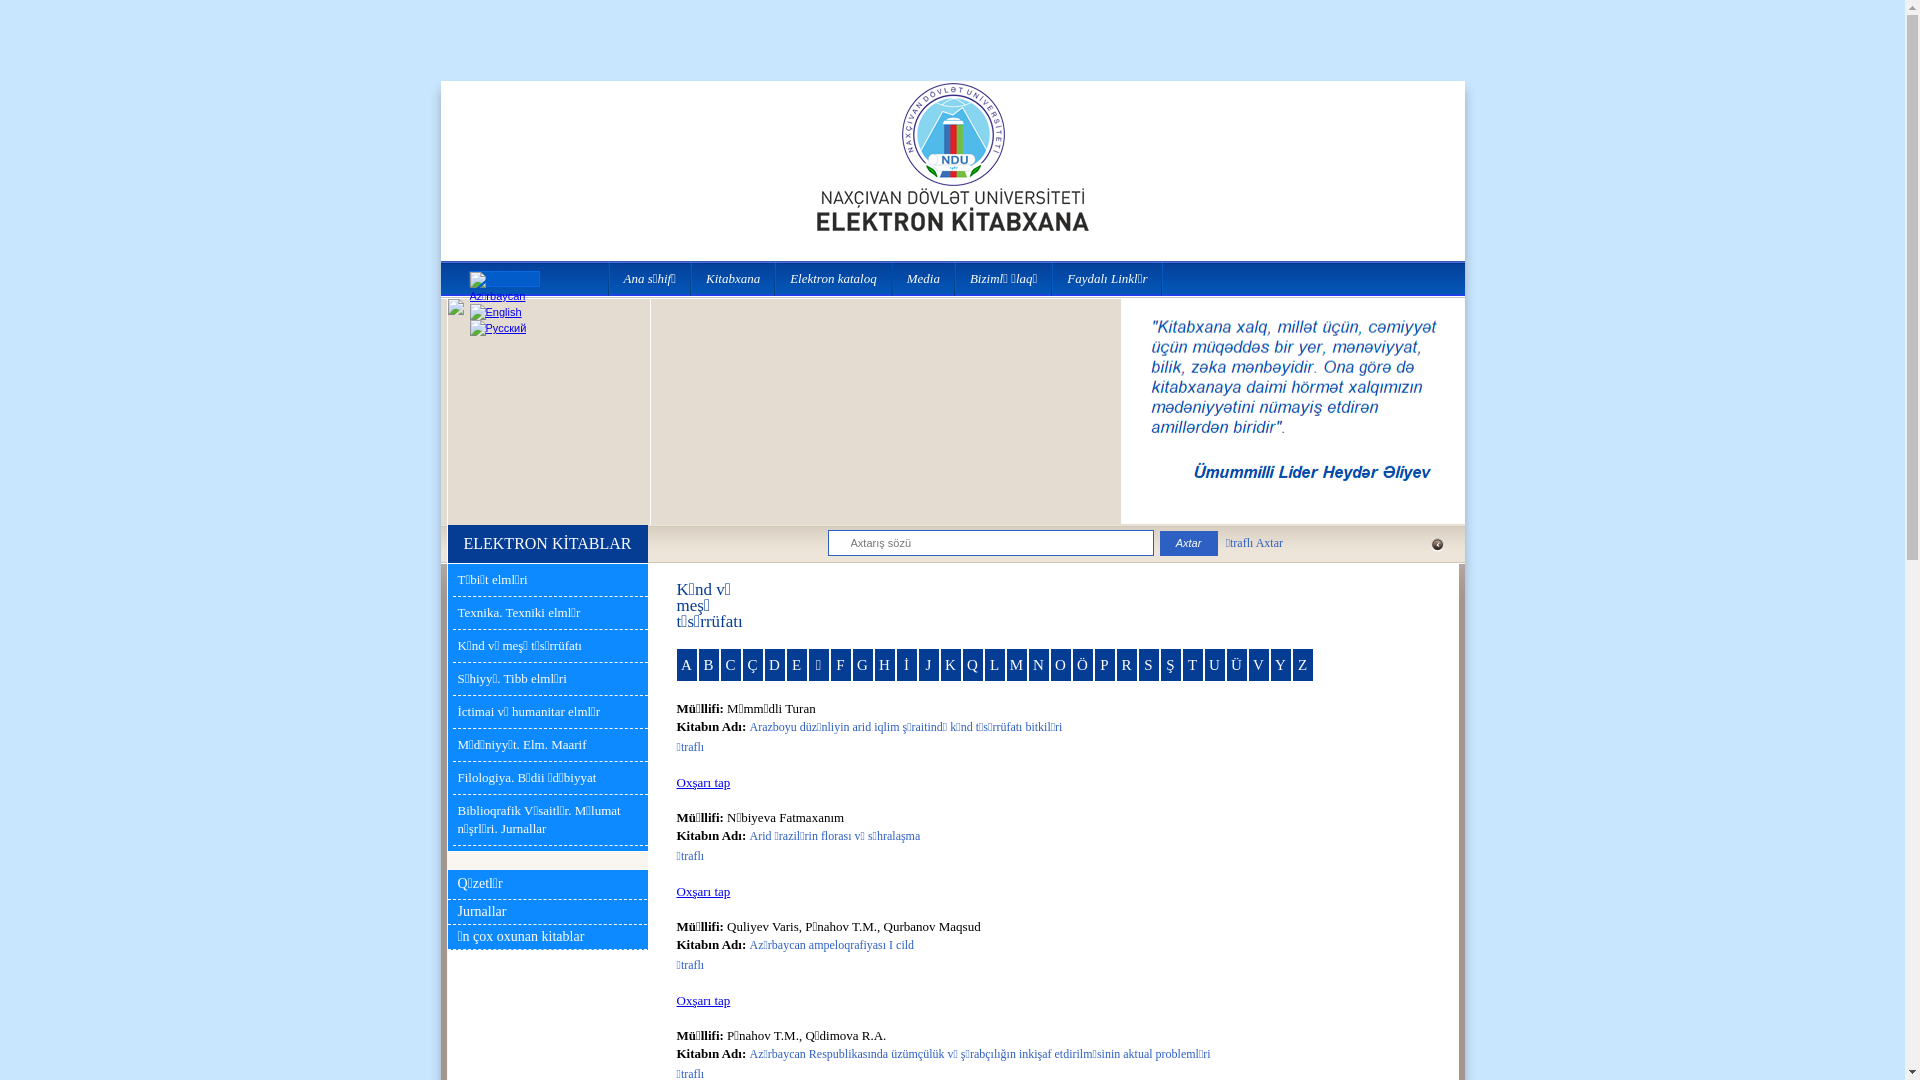 The width and height of the screenshot is (1920, 1080). I want to click on 'K', so click(949, 664).